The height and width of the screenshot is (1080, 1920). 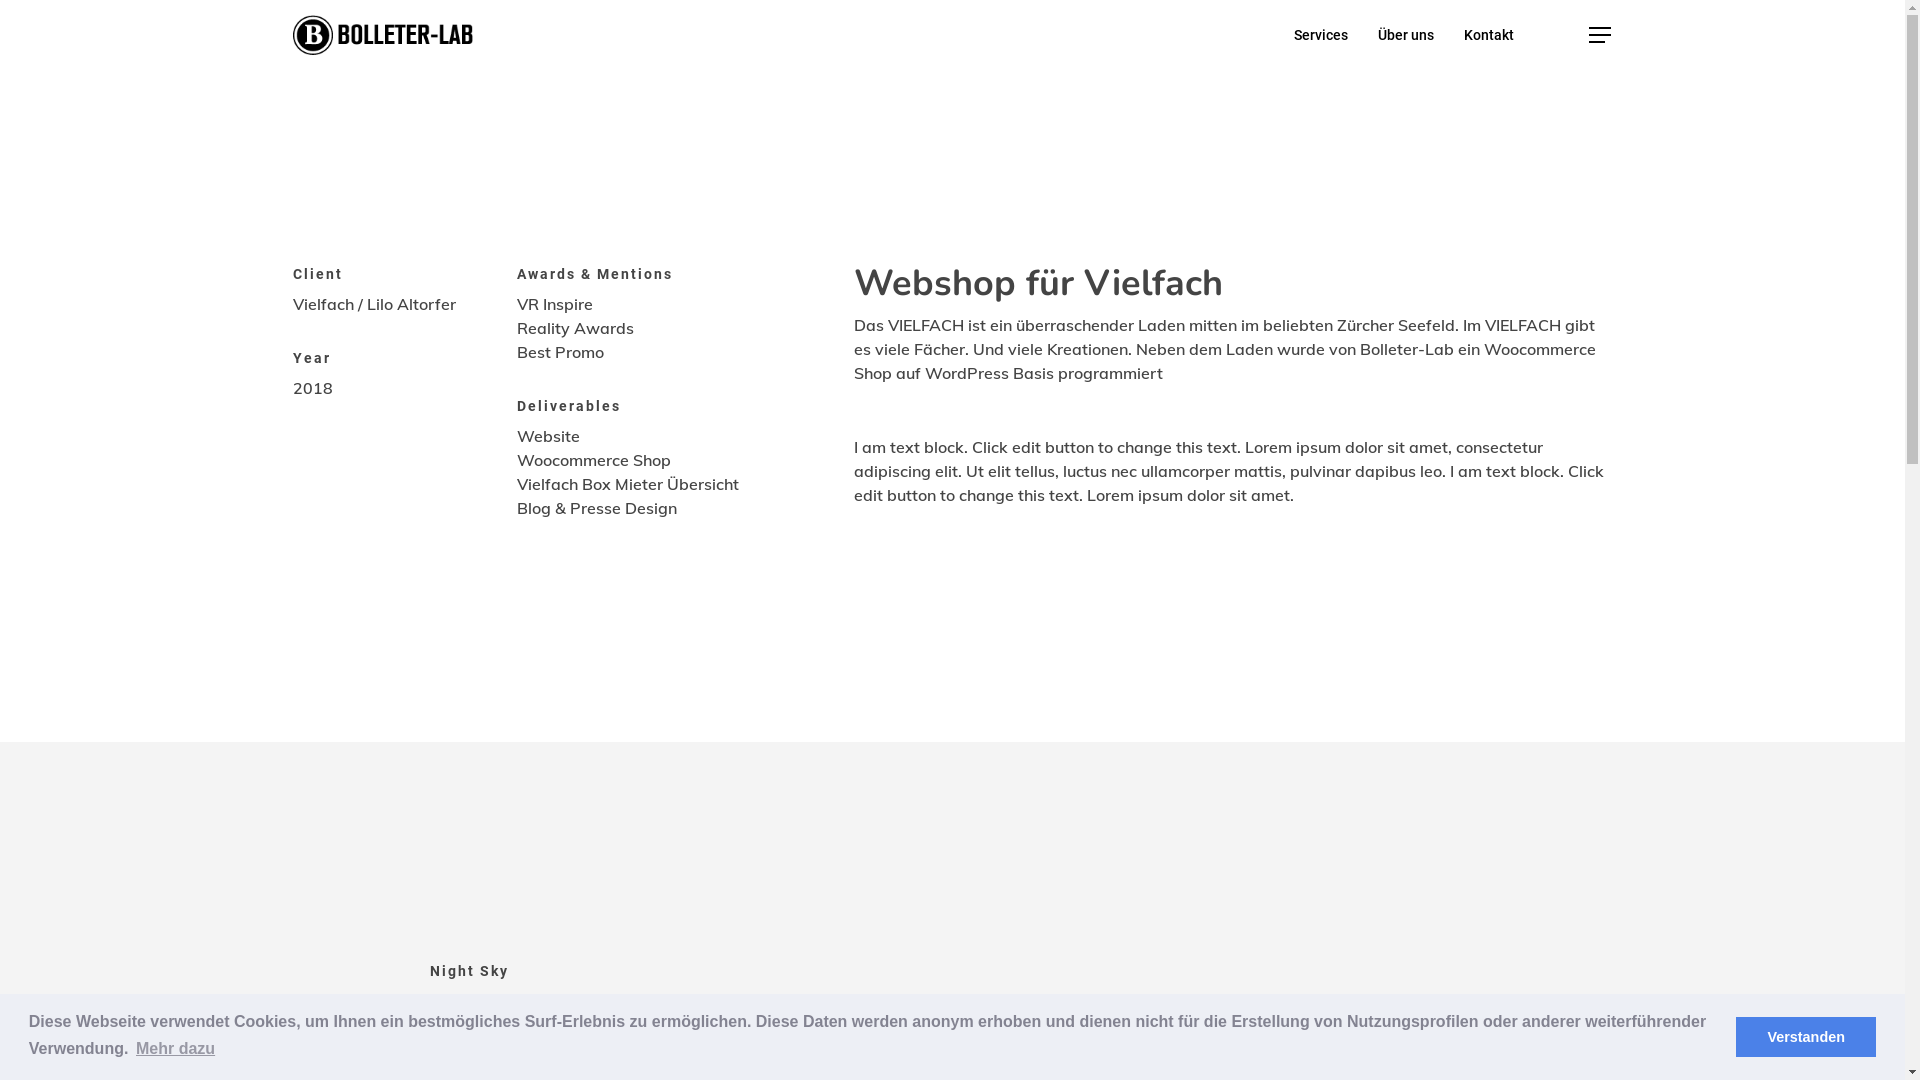 What do you see at coordinates (1598, 34) in the screenshot?
I see `'Menu'` at bounding box center [1598, 34].